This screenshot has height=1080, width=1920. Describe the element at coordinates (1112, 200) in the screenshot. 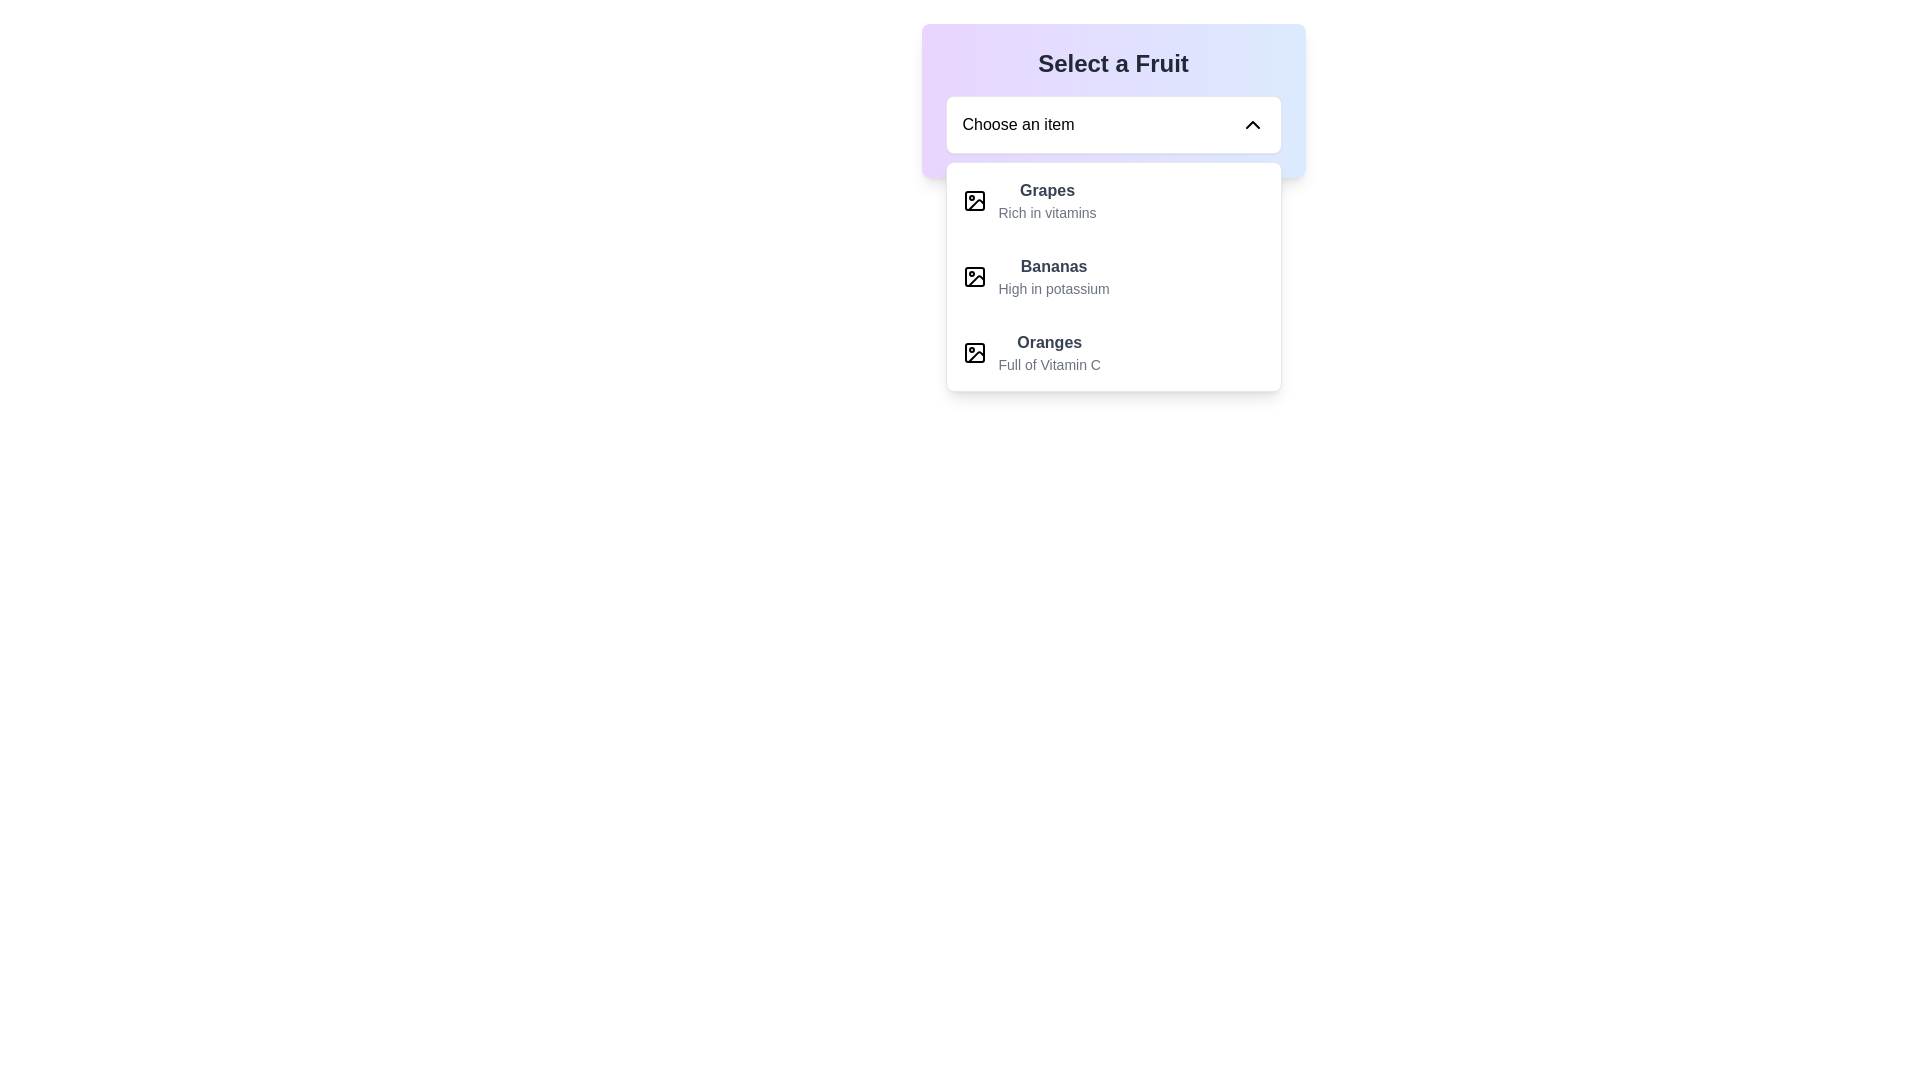

I see `the first dropdown menu item labeled 'Grapes' with a description 'Rich in vitamins'` at that location.